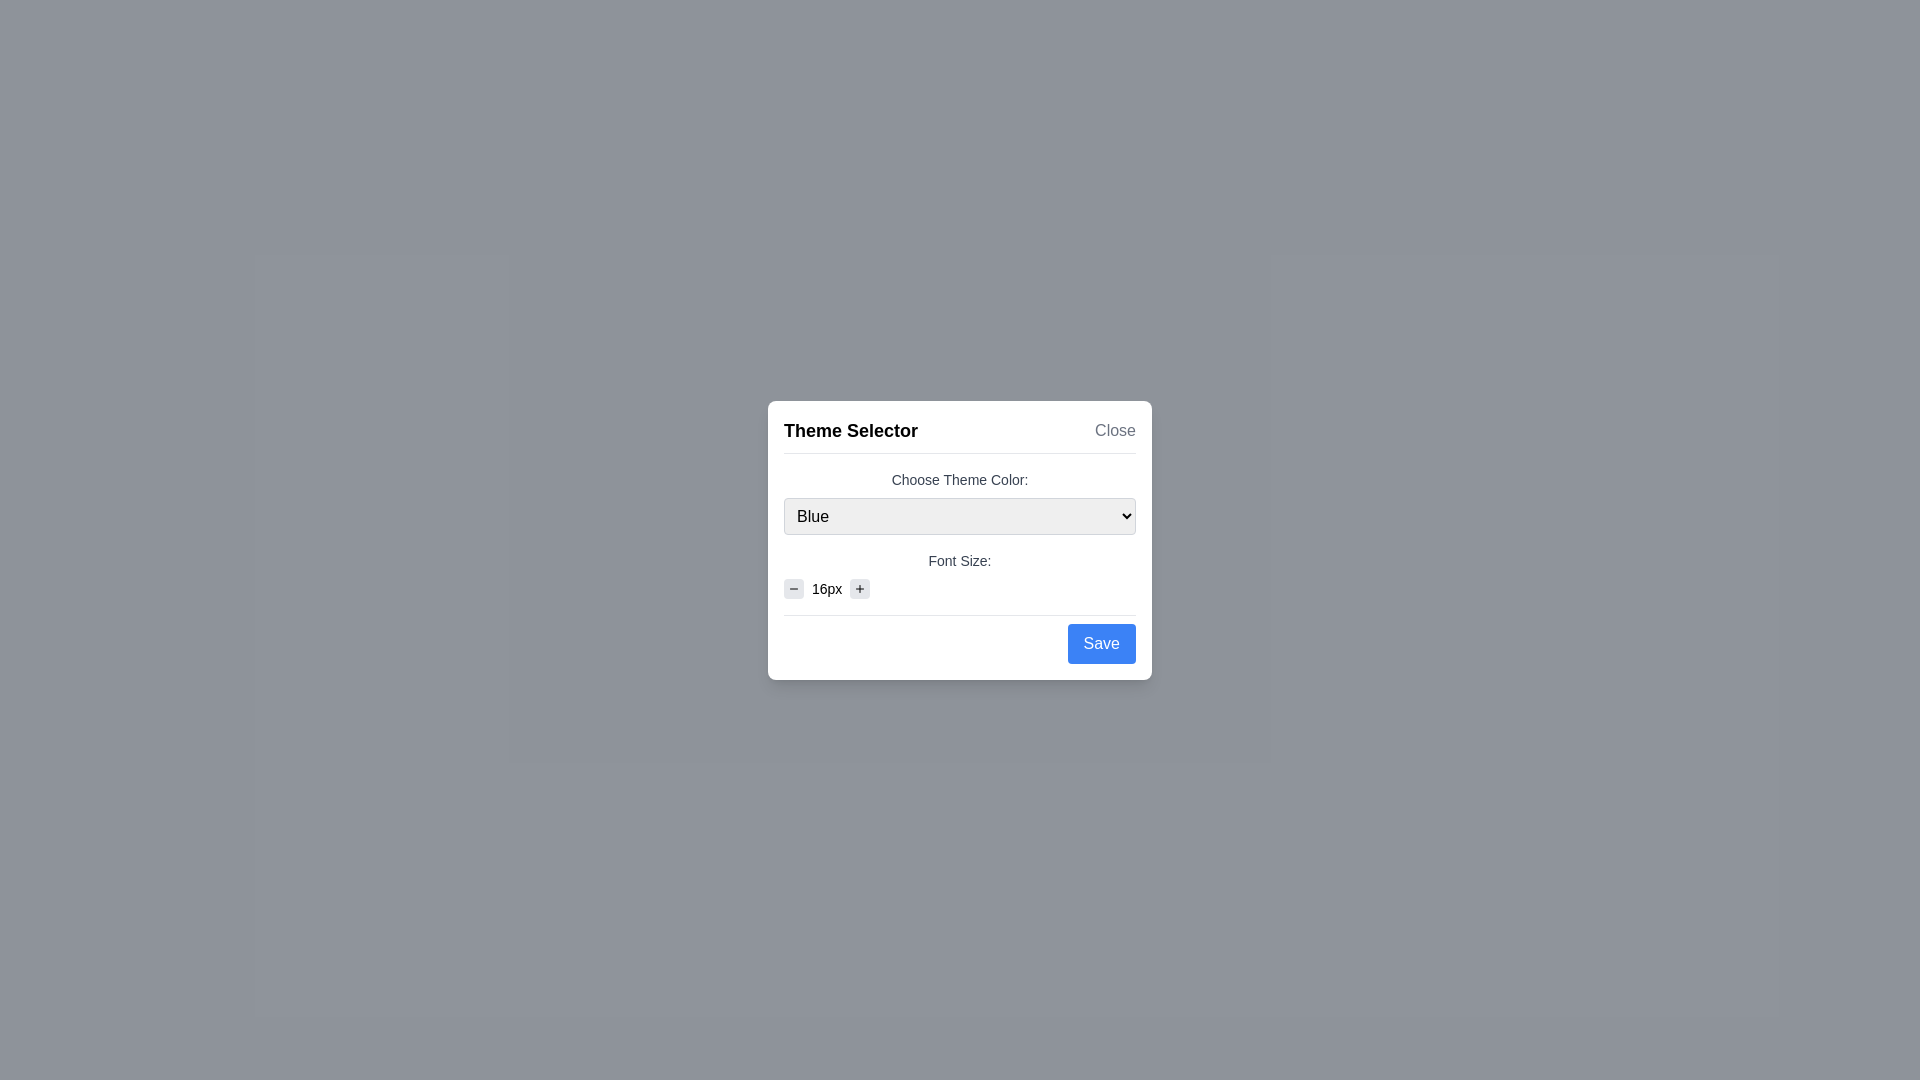 The height and width of the screenshot is (1080, 1920). Describe the element at coordinates (1114, 429) in the screenshot. I see `the 'Close' button, which is a text-based button with gray text located near the top-right corner of the modal window` at that location.